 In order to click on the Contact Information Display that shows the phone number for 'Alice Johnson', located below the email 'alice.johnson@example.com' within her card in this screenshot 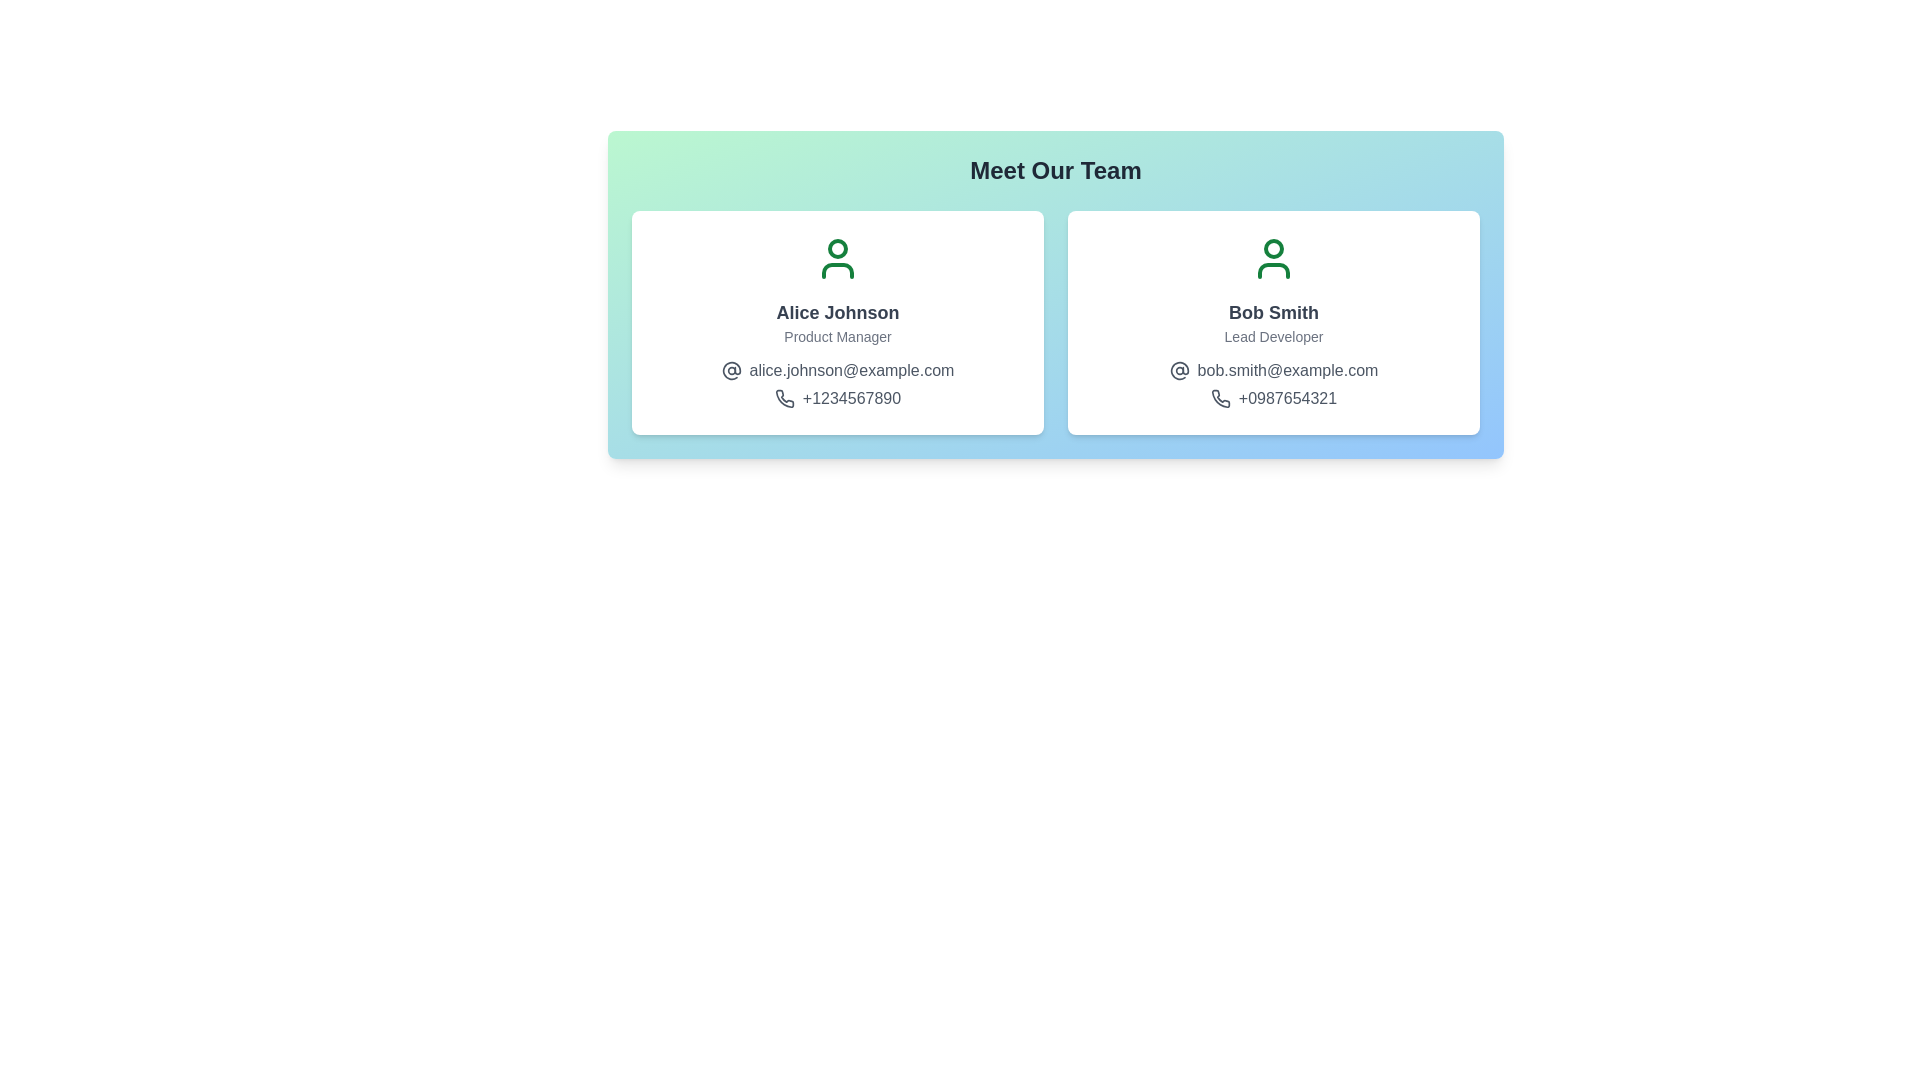, I will do `click(838, 398)`.